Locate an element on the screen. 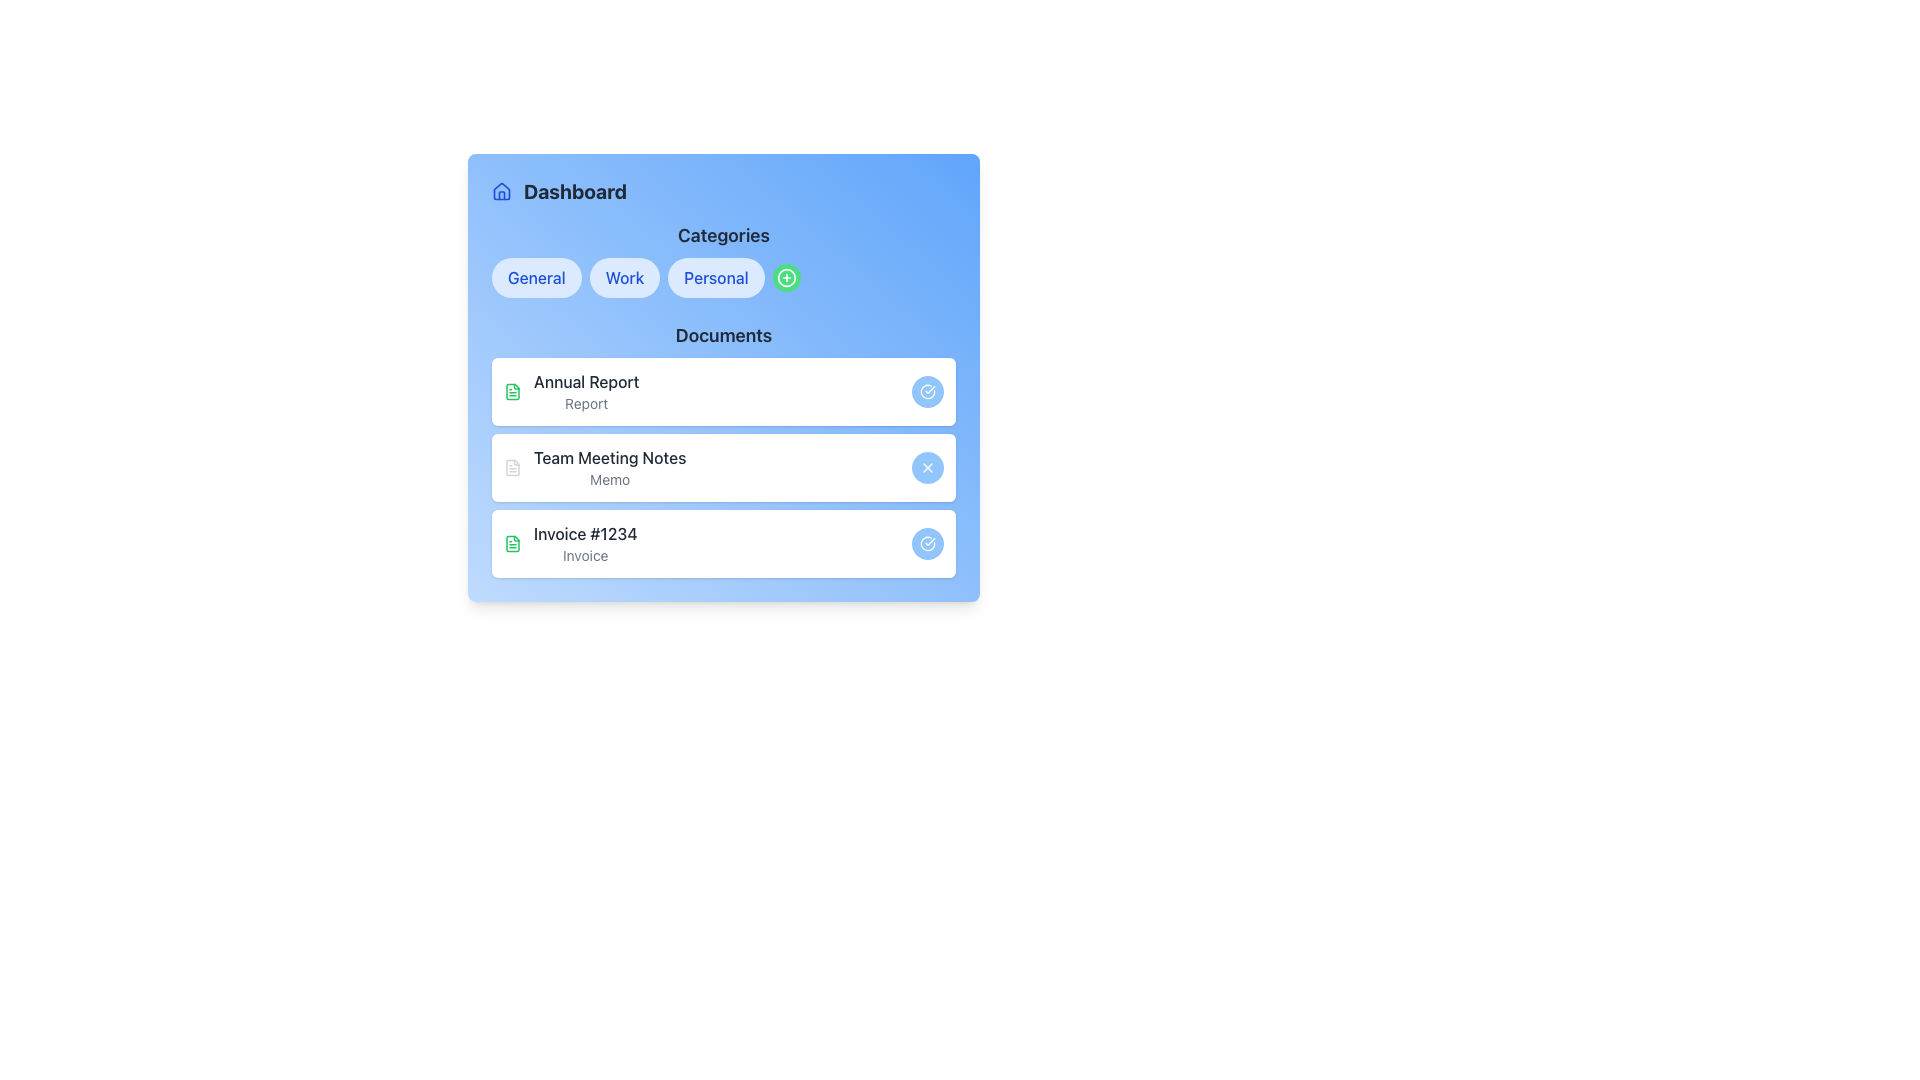 This screenshot has width=1920, height=1080. the 'Team Meeting Notes' entry in the Documents section is located at coordinates (594, 467).